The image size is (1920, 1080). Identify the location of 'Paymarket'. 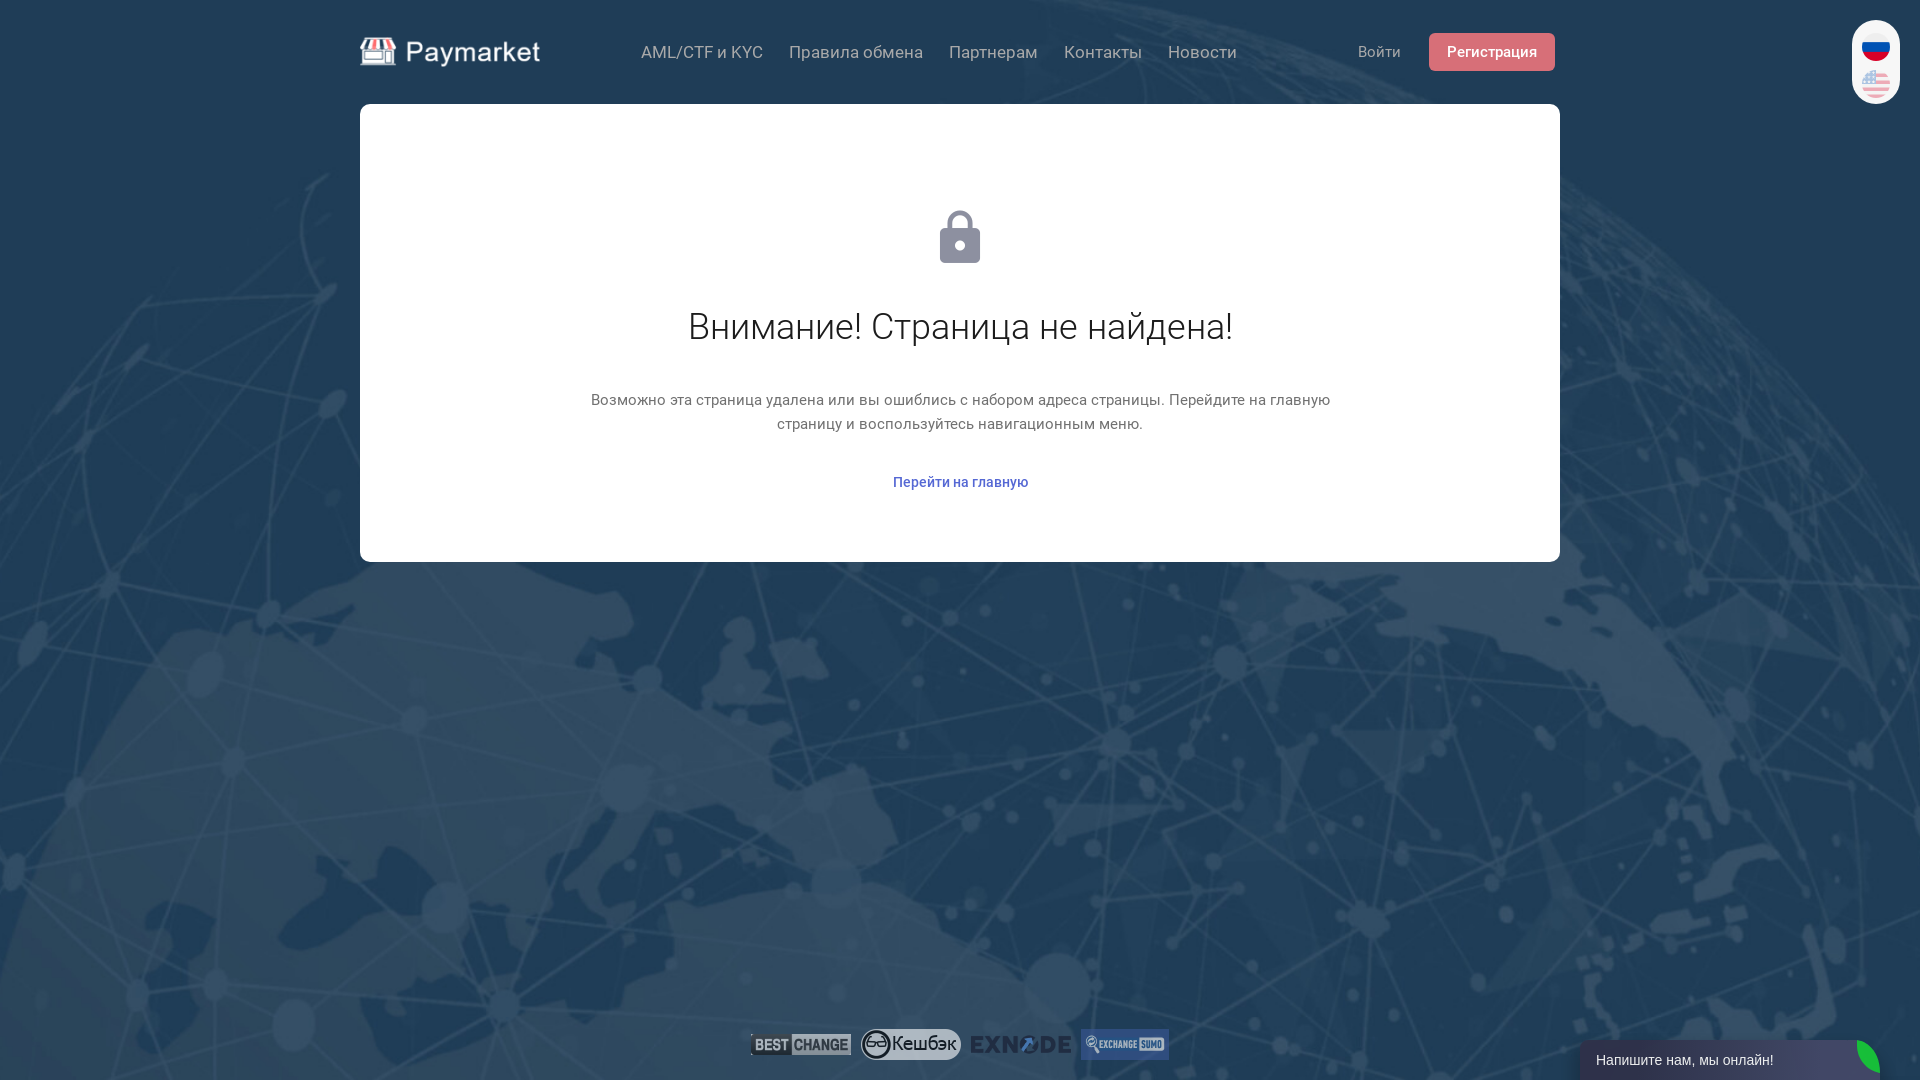
(449, 51).